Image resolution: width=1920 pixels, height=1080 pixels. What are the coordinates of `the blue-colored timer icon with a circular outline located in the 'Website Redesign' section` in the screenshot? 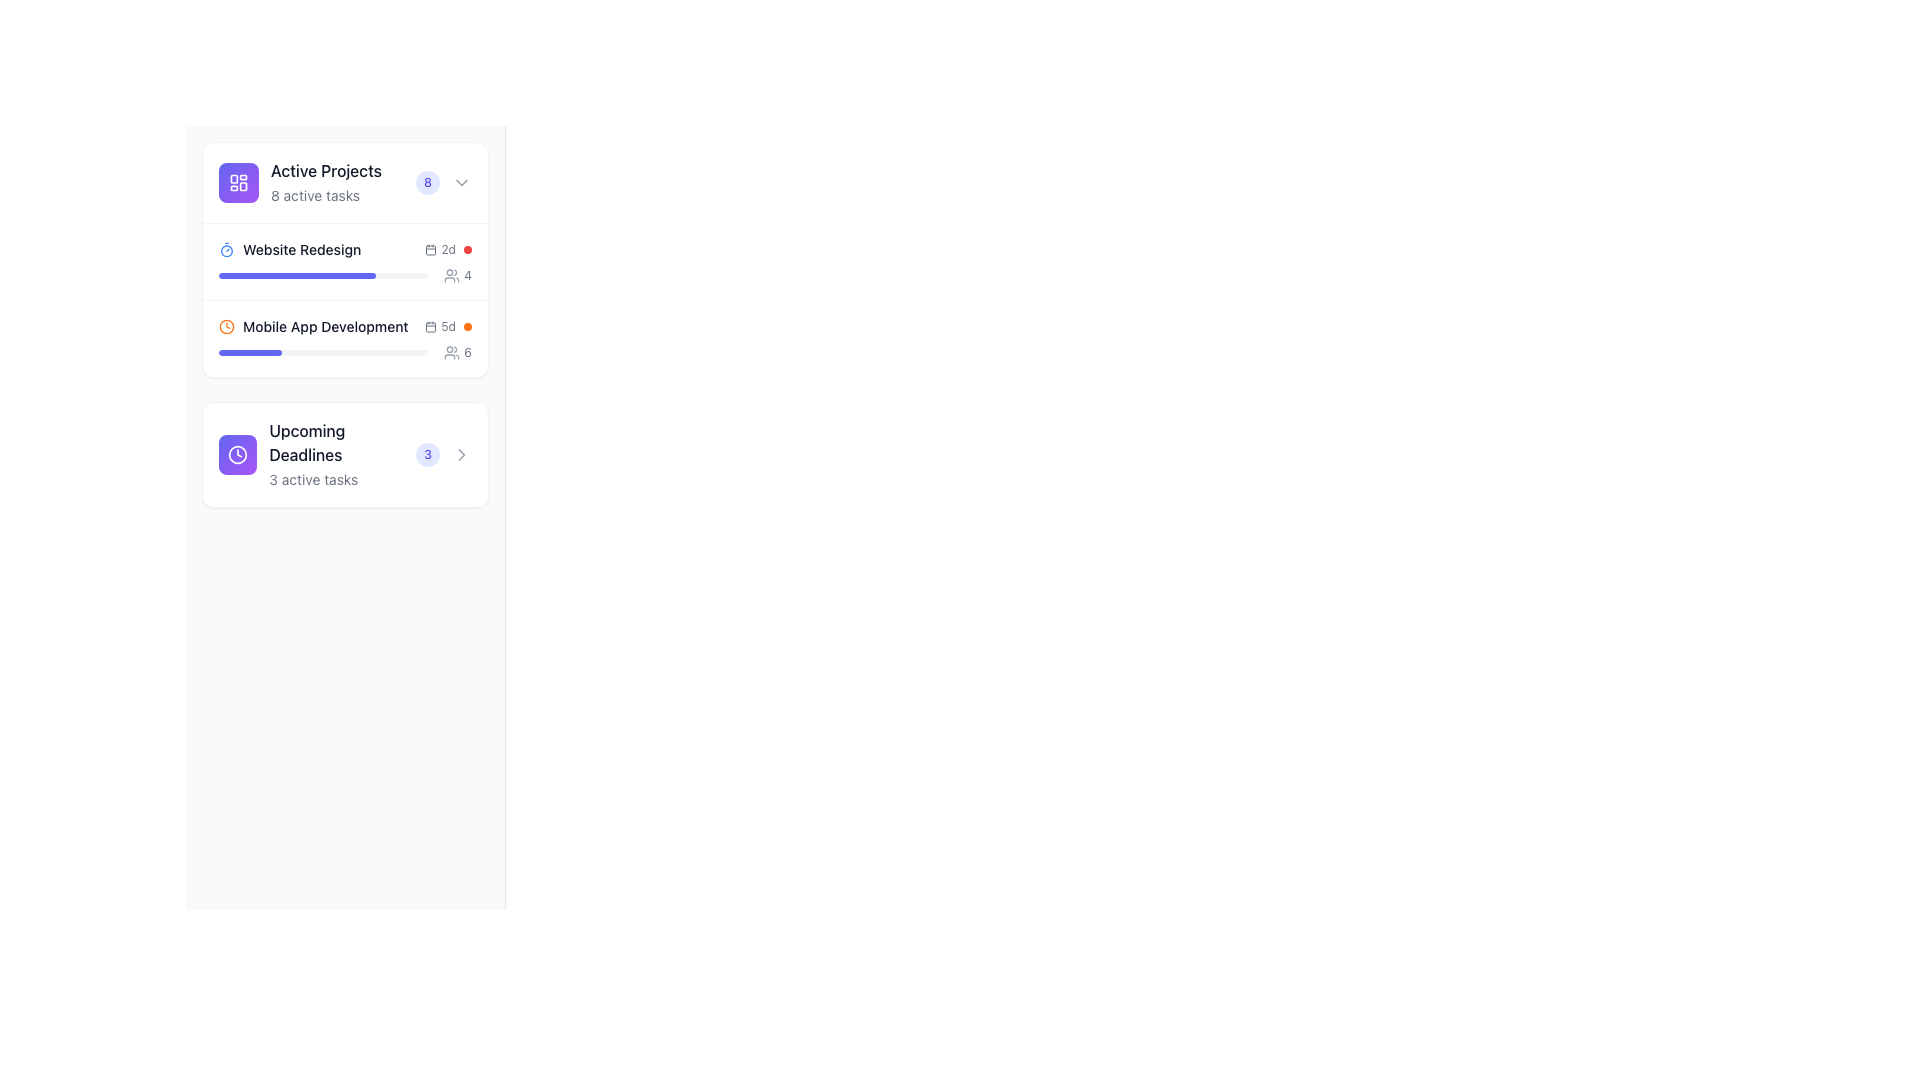 It's located at (226, 249).